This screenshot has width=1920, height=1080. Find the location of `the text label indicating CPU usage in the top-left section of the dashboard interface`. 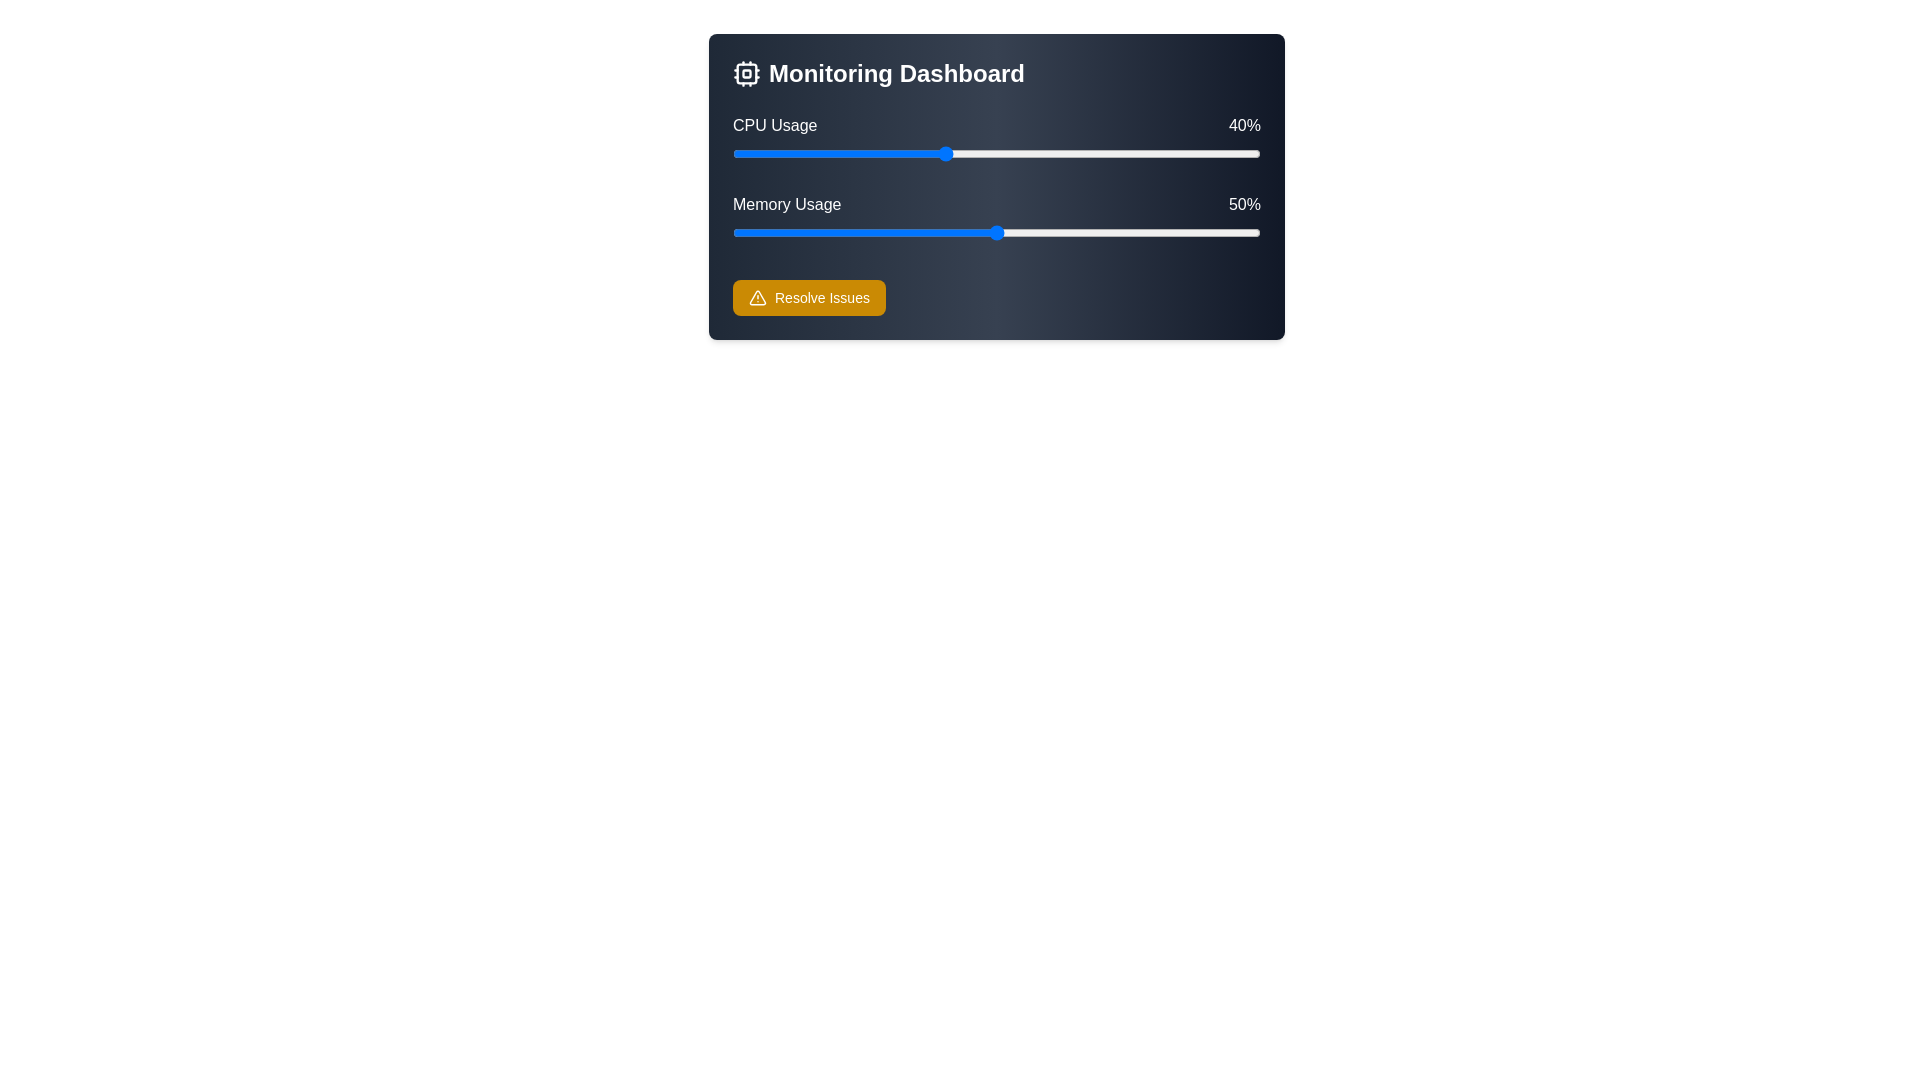

the text label indicating CPU usage in the top-left section of the dashboard interface is located at coordinates (774, 126).